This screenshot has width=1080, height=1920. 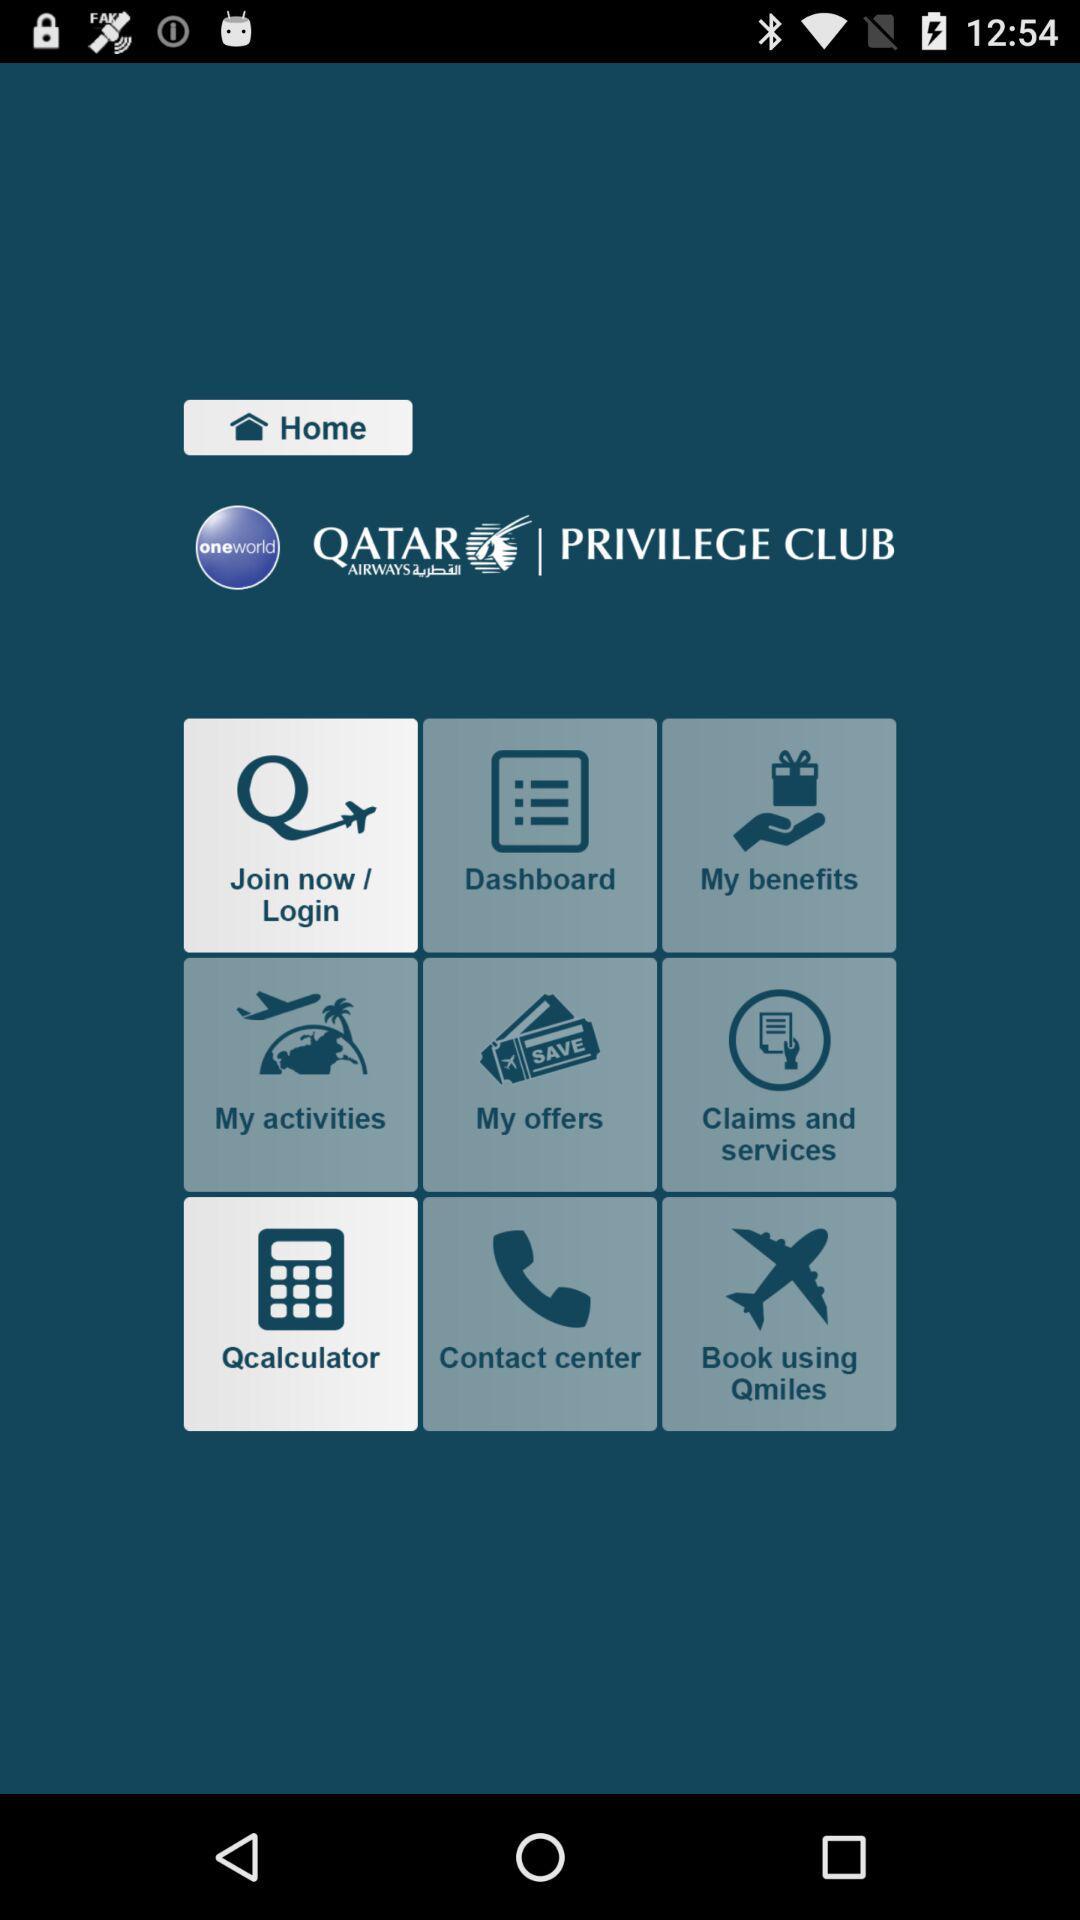 I want to click on the my offers button, so click(x=540, y=1073).